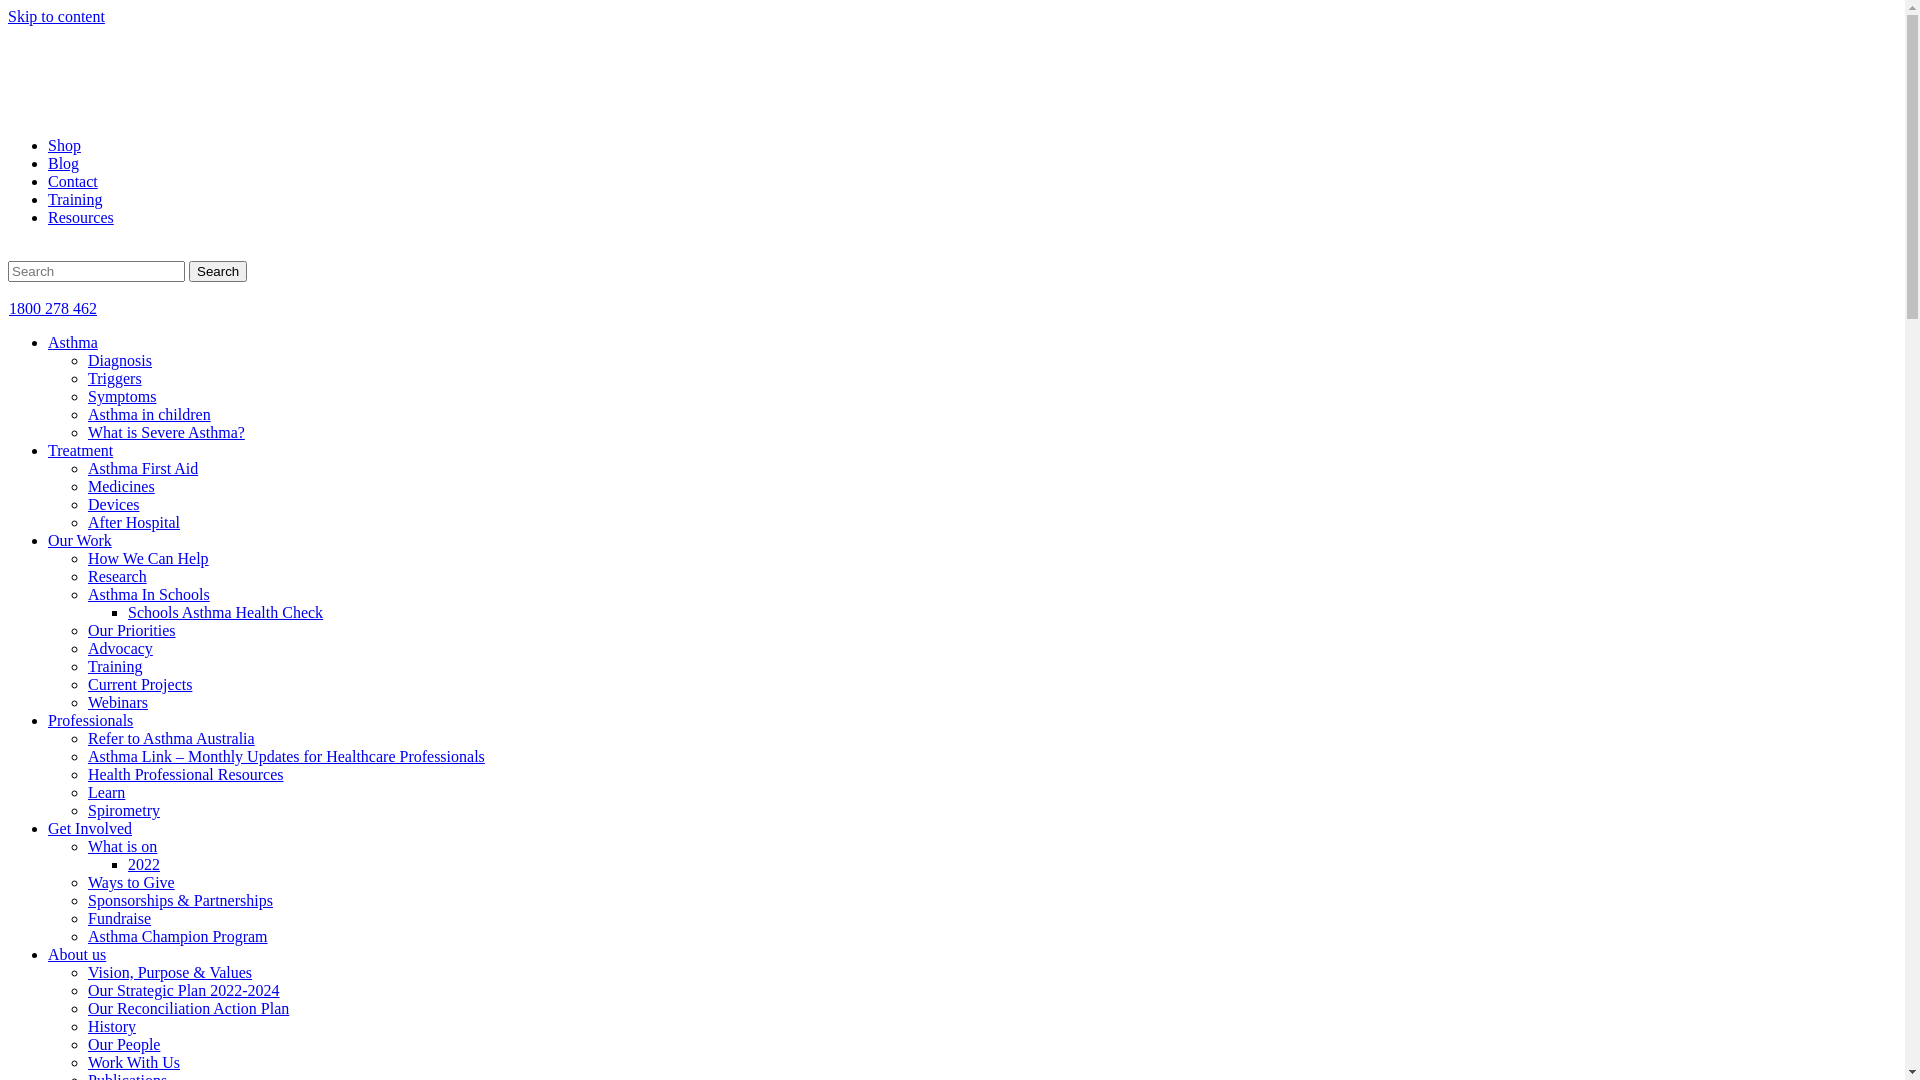  I want to click on 'Resources', so click(80, 217).